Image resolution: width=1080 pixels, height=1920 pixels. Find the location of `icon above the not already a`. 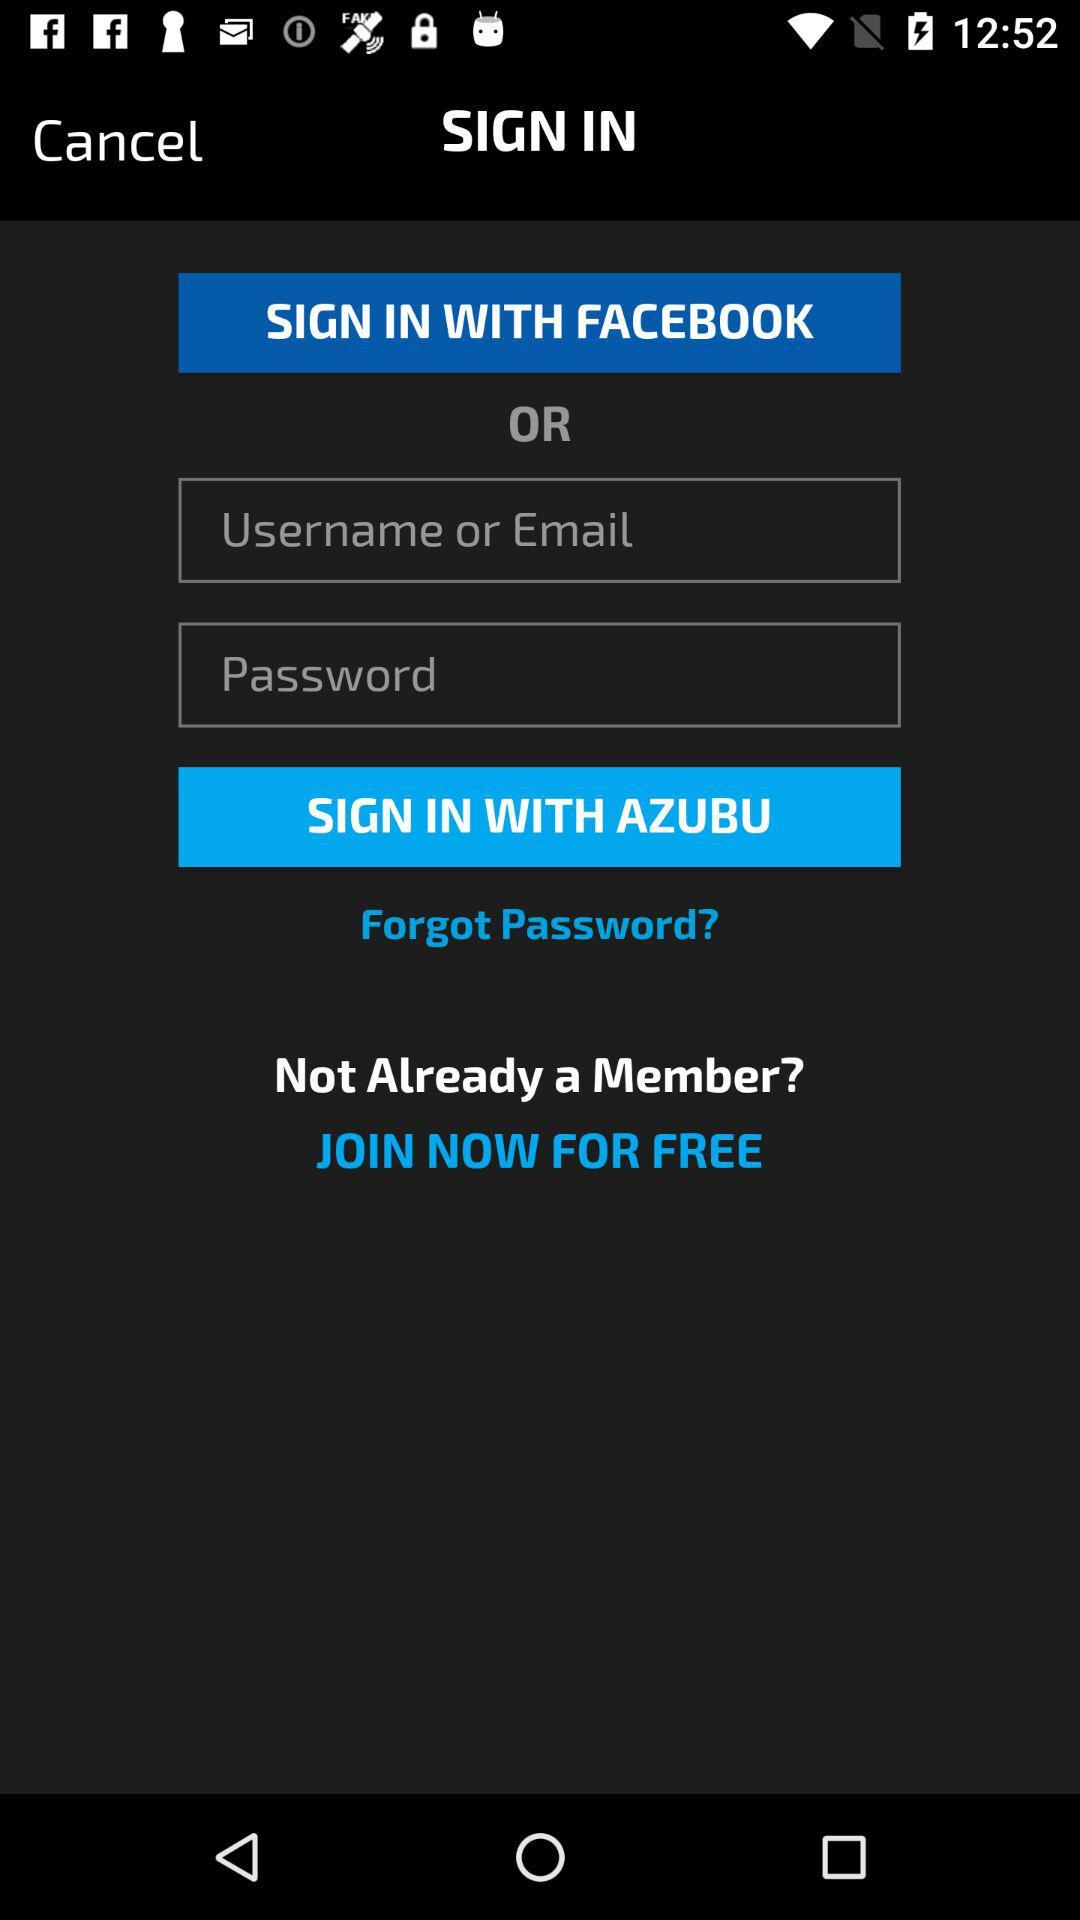

icon above the not already a is located at coordinates (538, 924).